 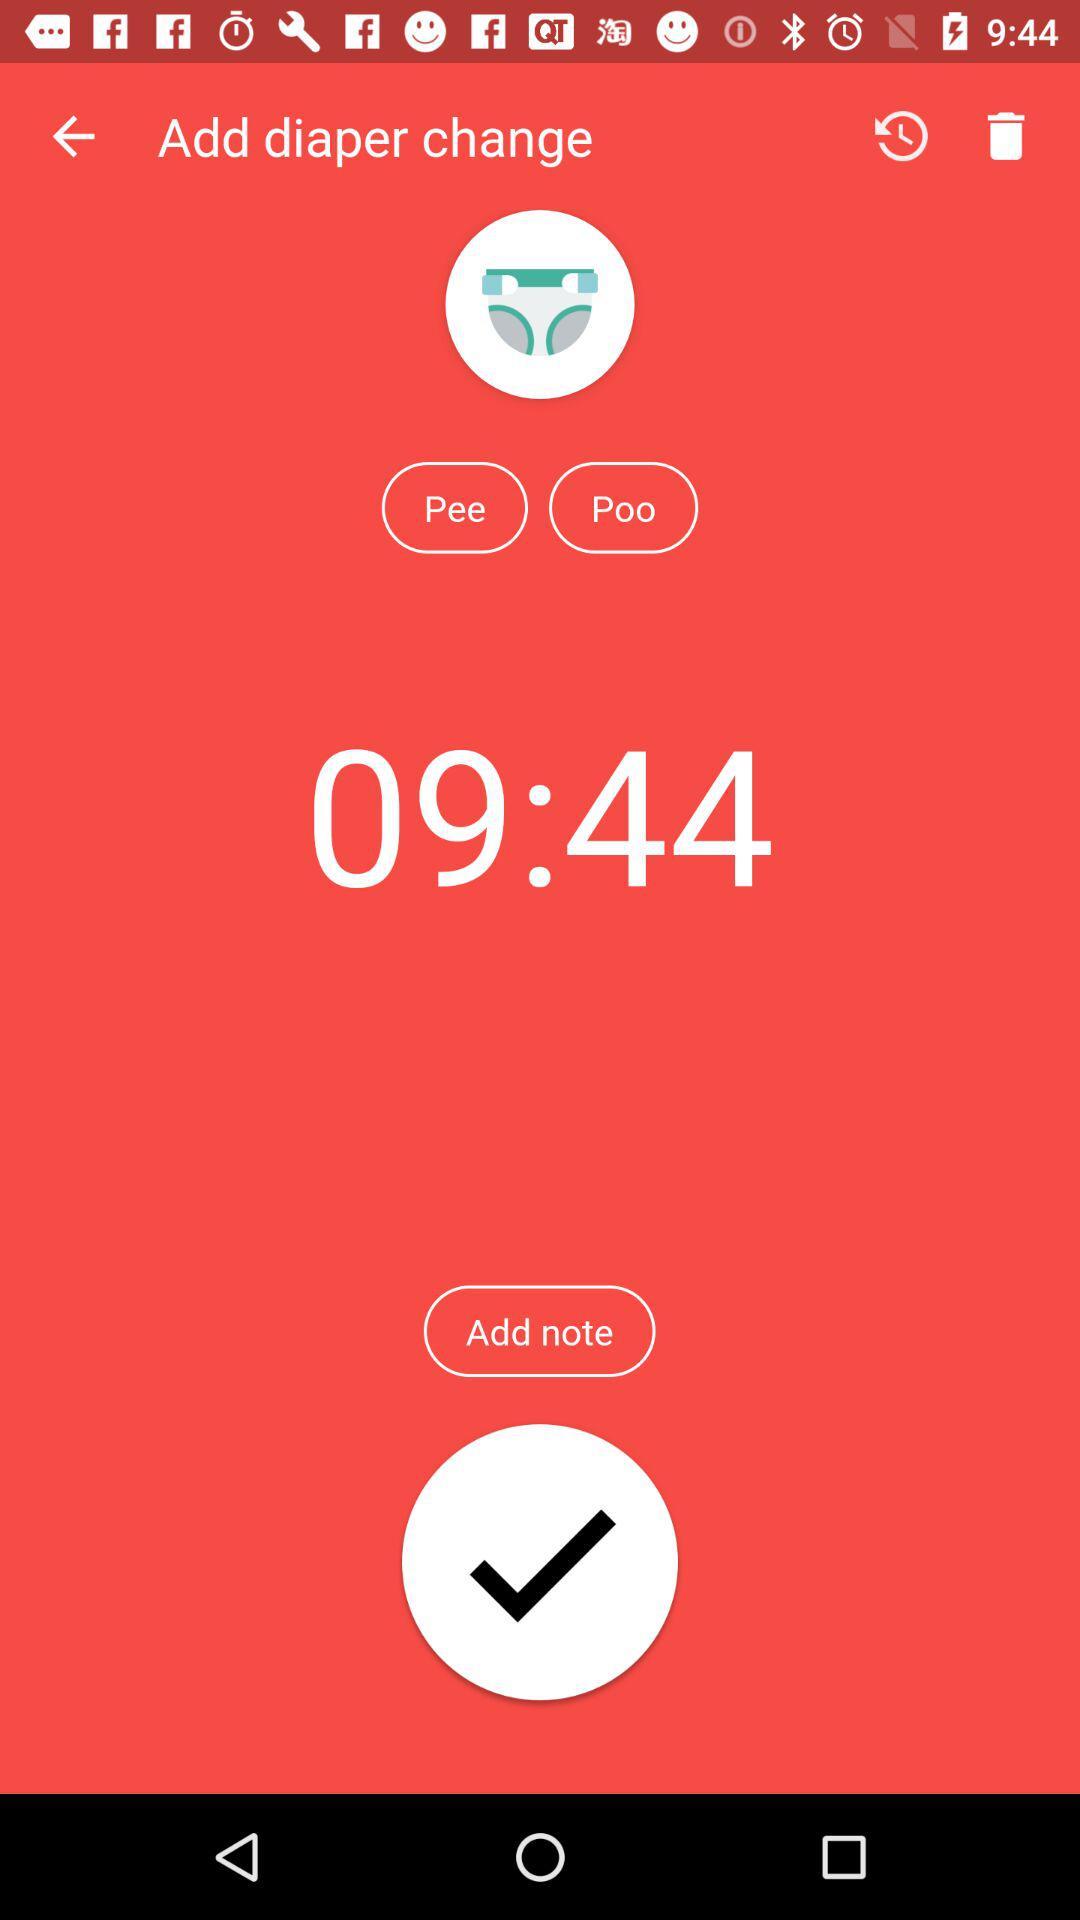 I want to click on the icon above add note, so click(x=538, y=812).